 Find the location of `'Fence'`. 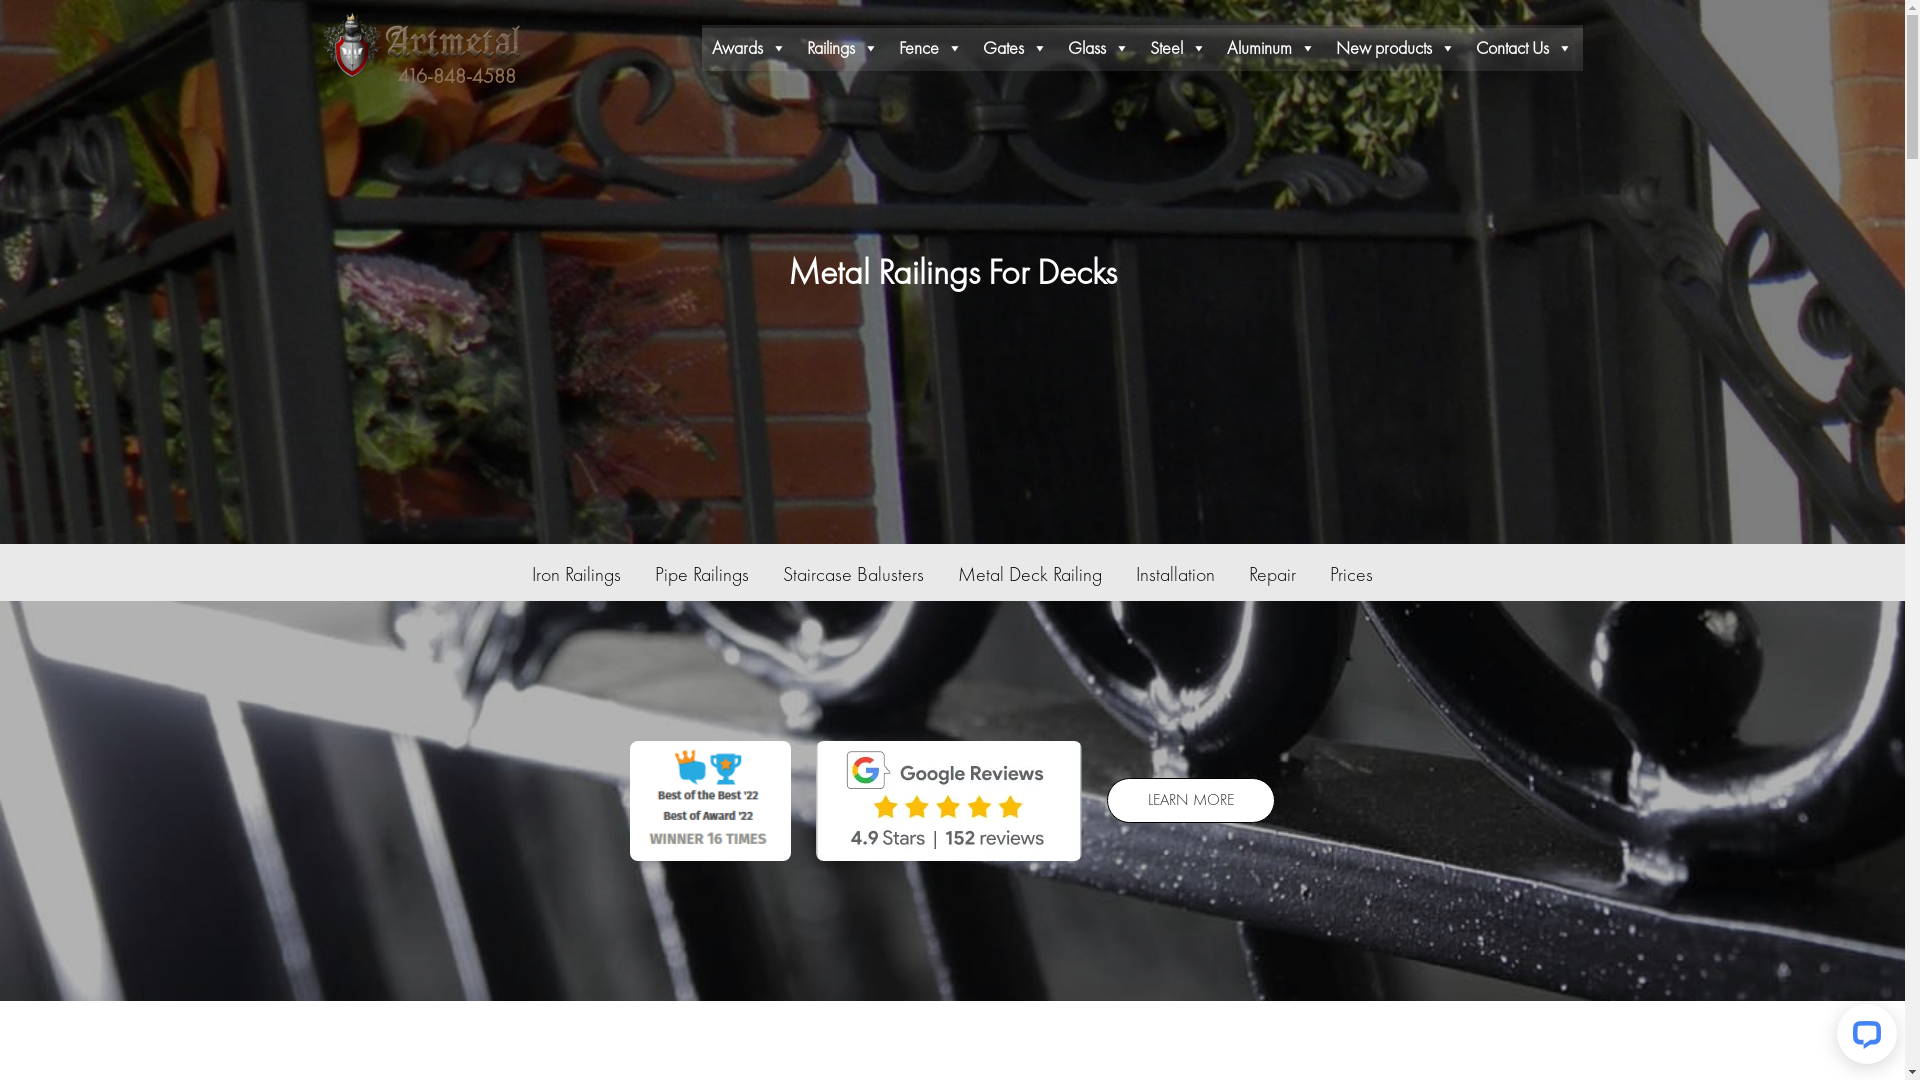

'Fence' is located at coordinates (887, 46).